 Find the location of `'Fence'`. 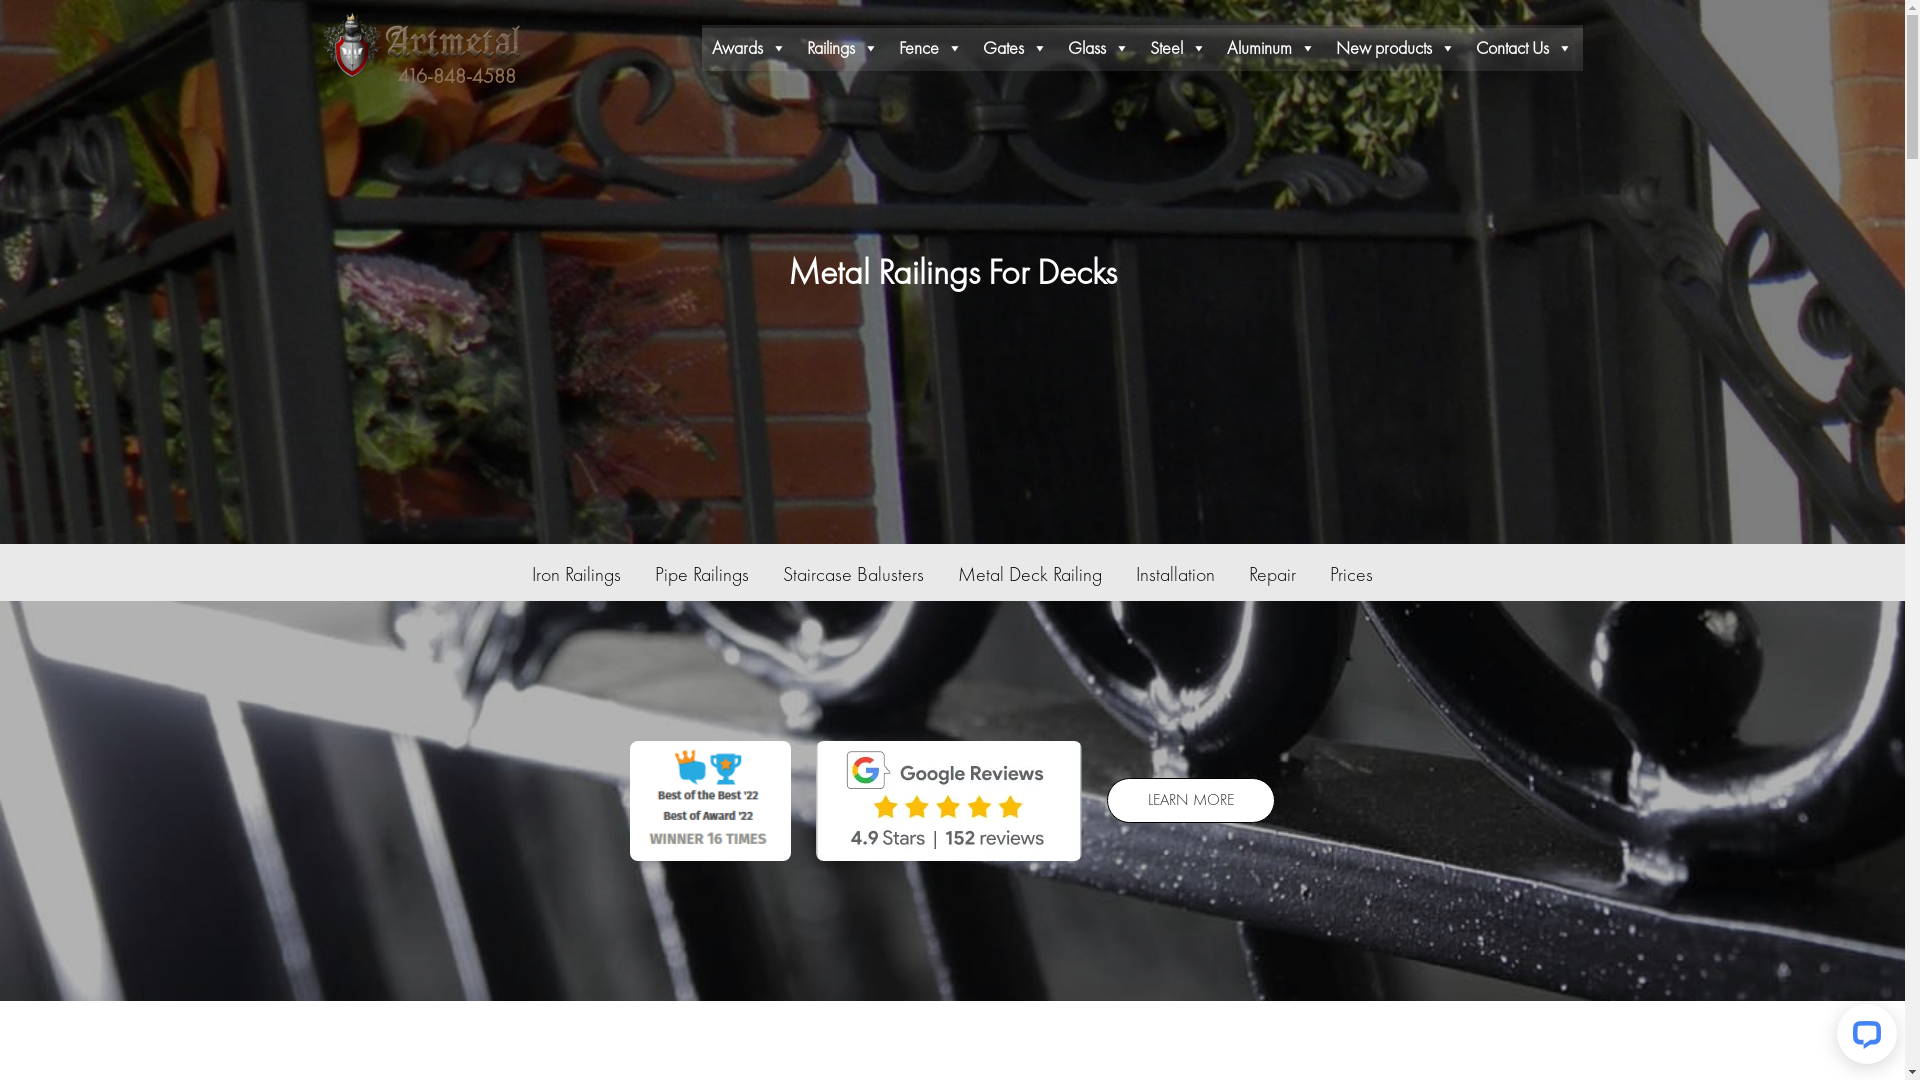

'Fence' is located at coordinates (887, 46).